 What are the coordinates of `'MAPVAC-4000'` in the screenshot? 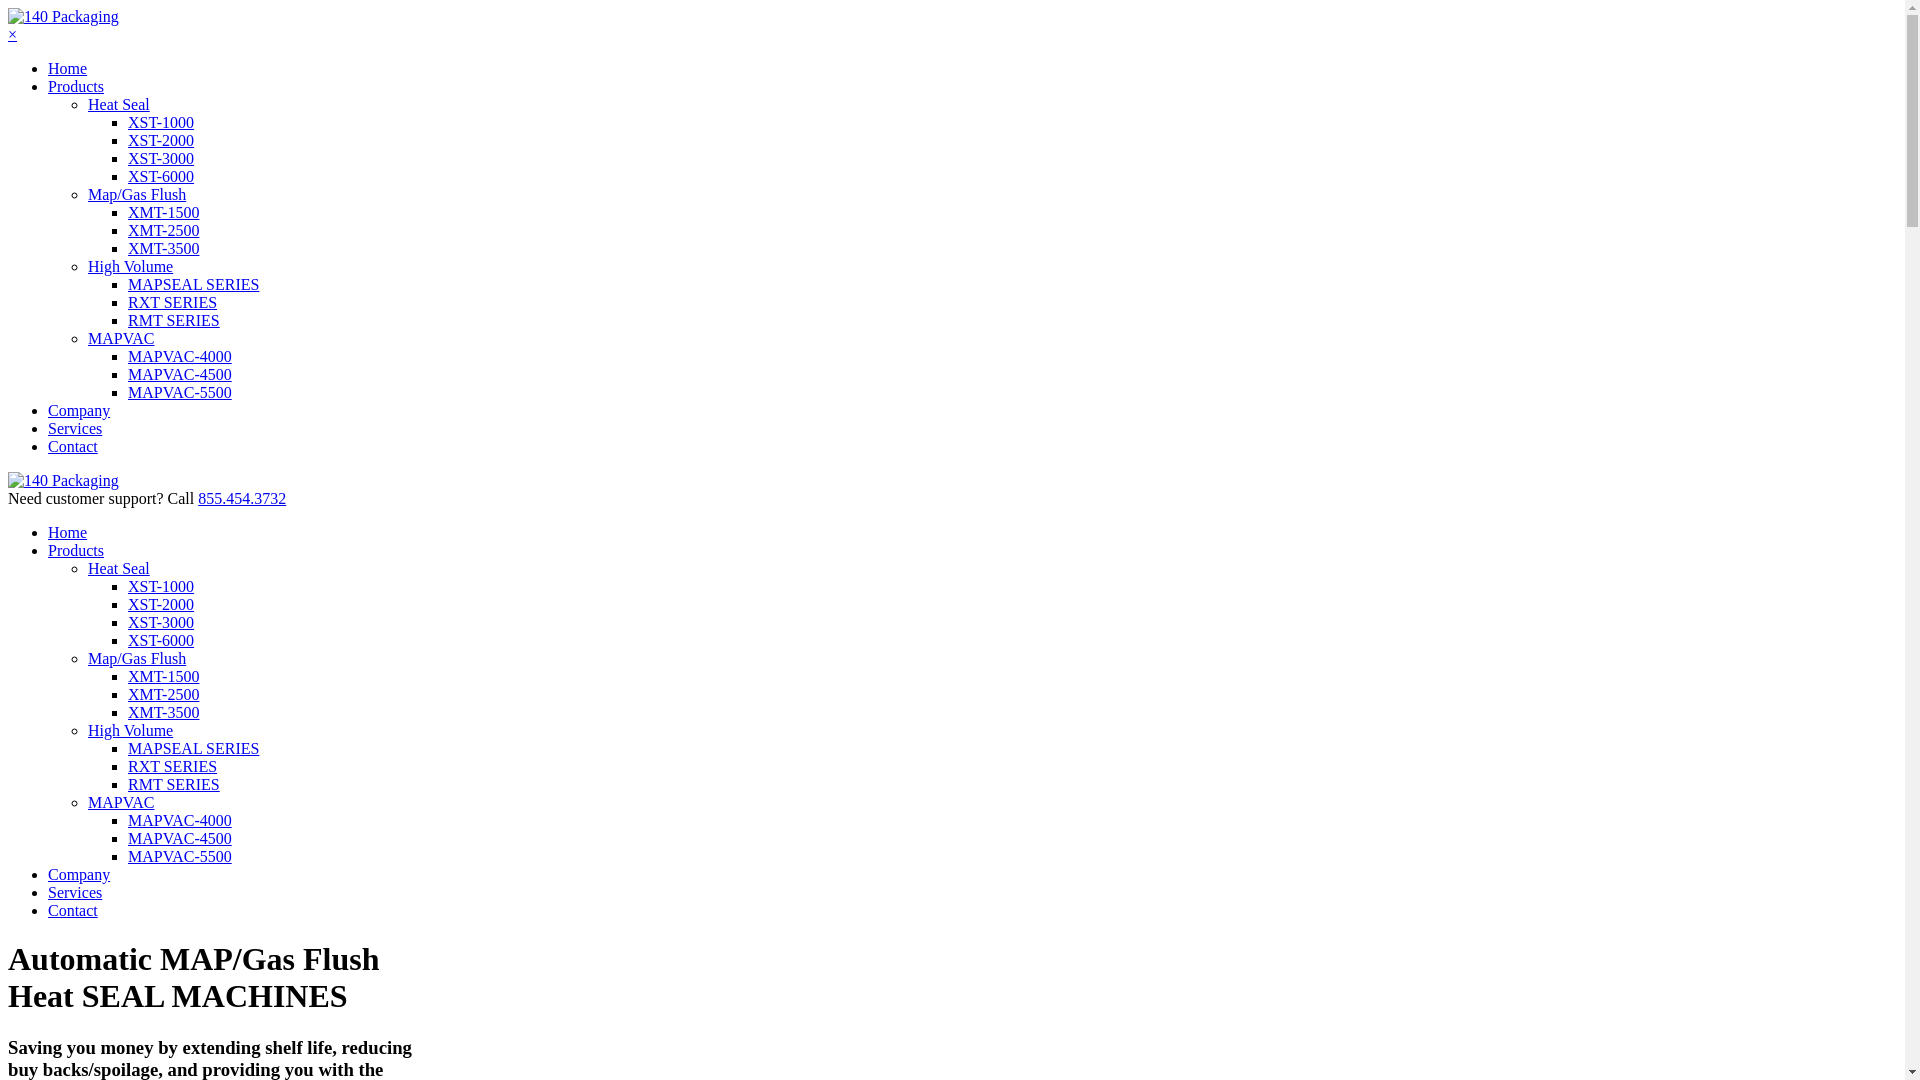 It's located at (180, 355).